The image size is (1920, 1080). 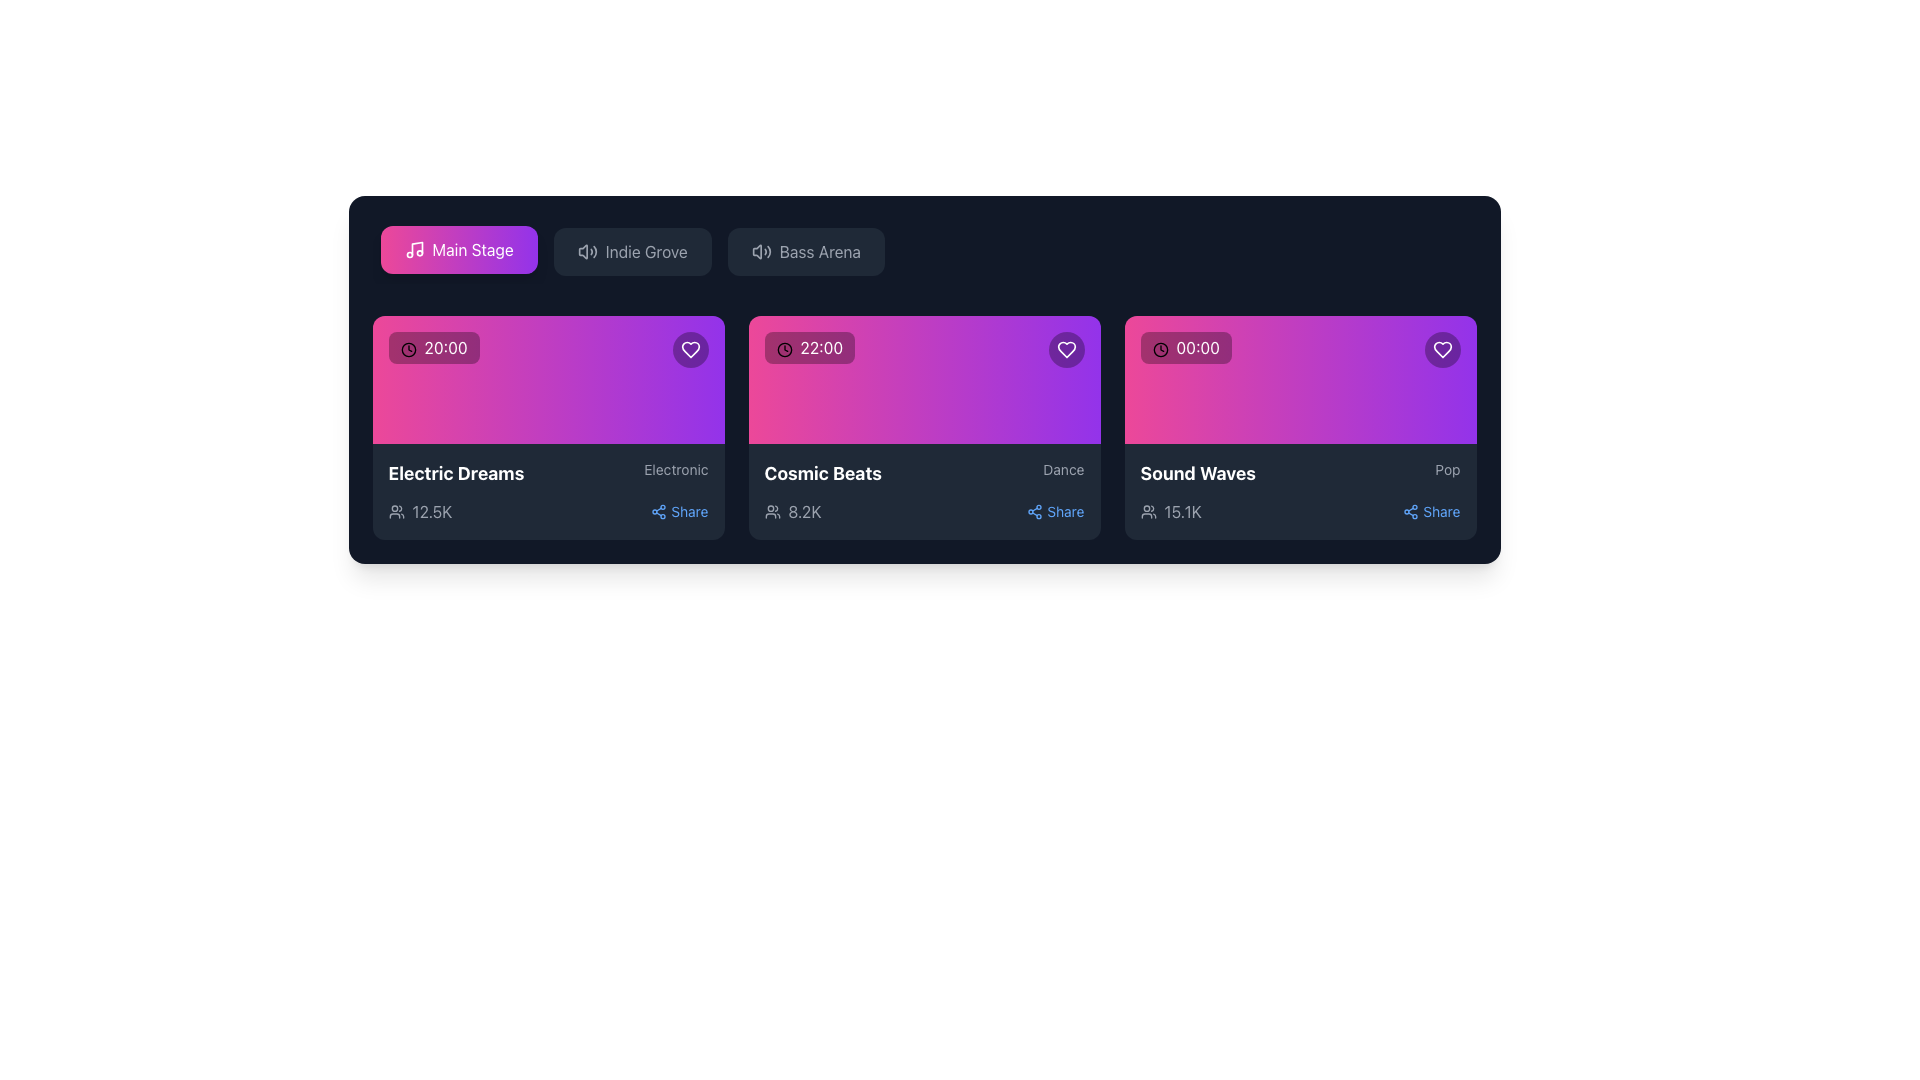 What do you see at coordinates (809, 346) in the screenshot?
I see `the timestamp element displaying the starting time for the 'Cosmic Beats' event in the top-left part of the information card` at bounding box center [809, 346].